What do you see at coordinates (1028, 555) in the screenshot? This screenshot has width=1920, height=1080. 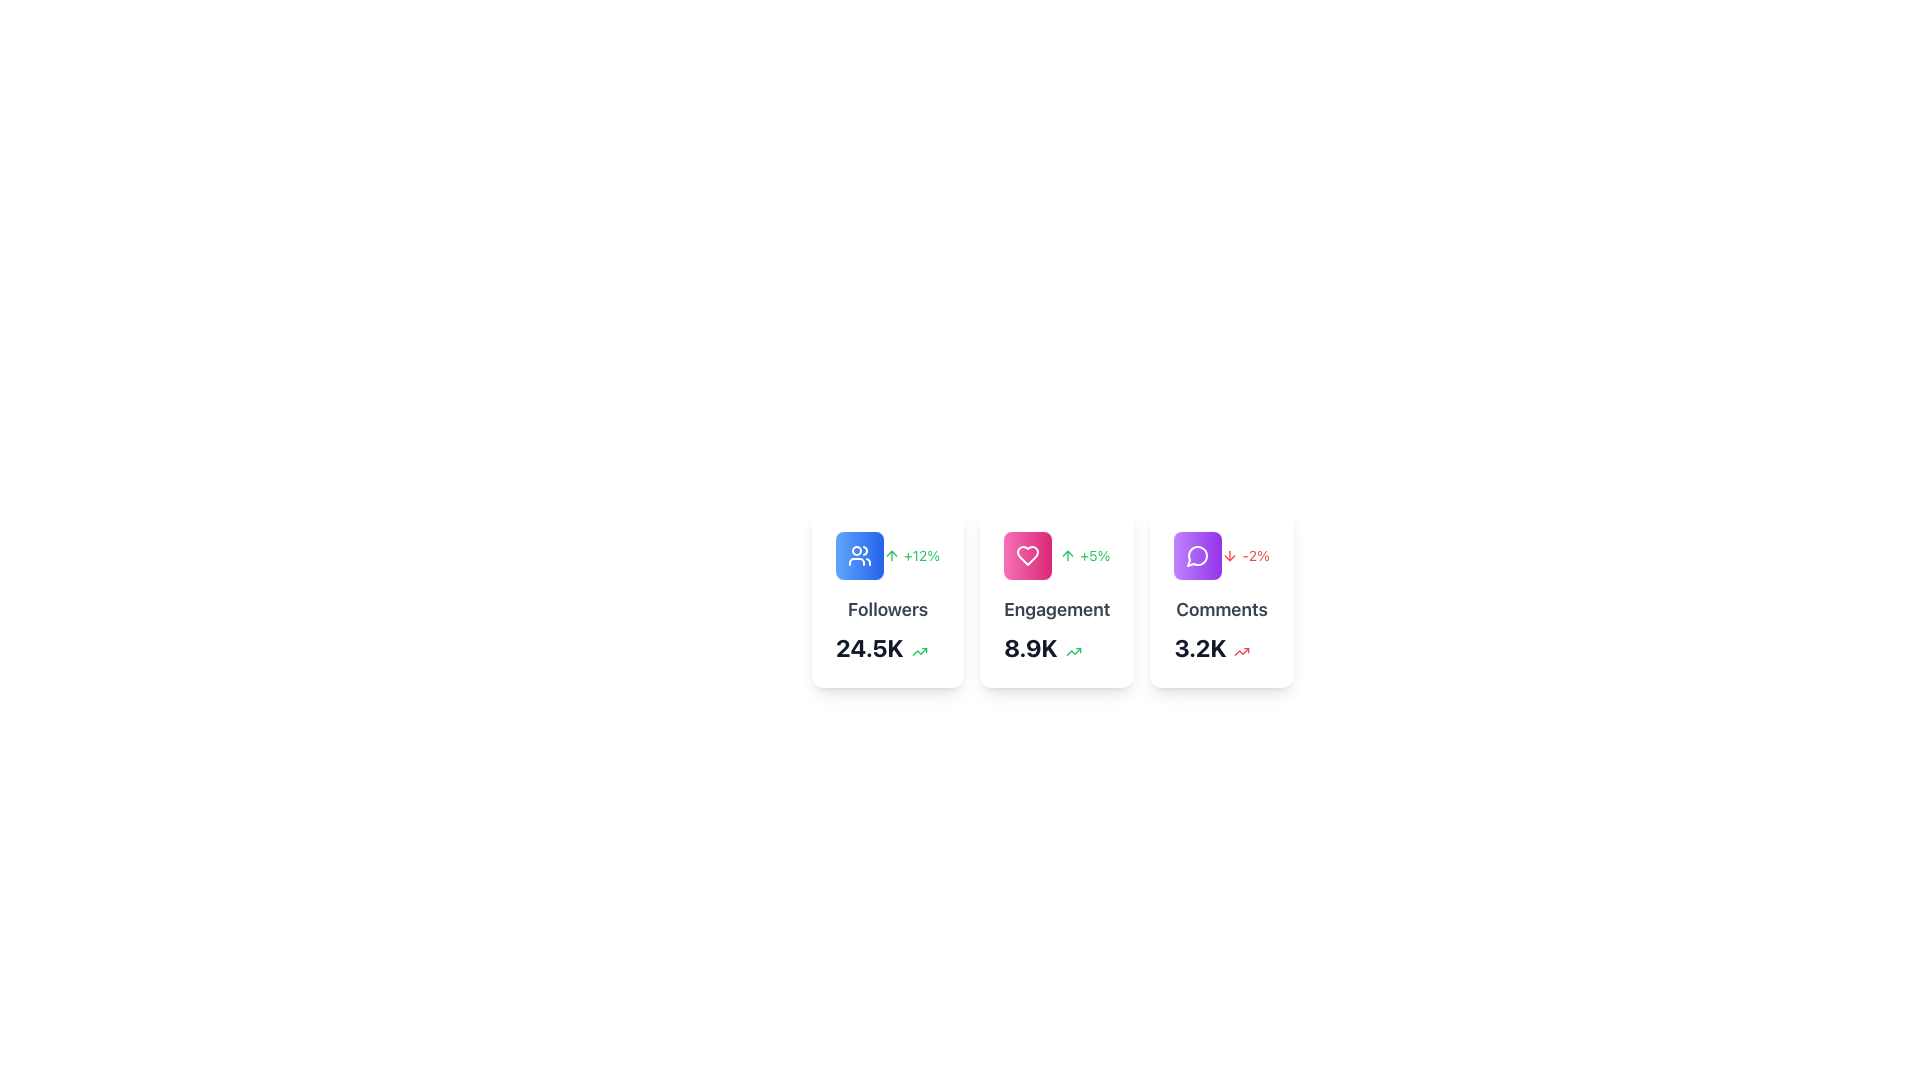 I see `the heart-shaped vector graphic styled in a pink gradient, located in the middle card of three distinct cards` at bounding box center [1028, 555].